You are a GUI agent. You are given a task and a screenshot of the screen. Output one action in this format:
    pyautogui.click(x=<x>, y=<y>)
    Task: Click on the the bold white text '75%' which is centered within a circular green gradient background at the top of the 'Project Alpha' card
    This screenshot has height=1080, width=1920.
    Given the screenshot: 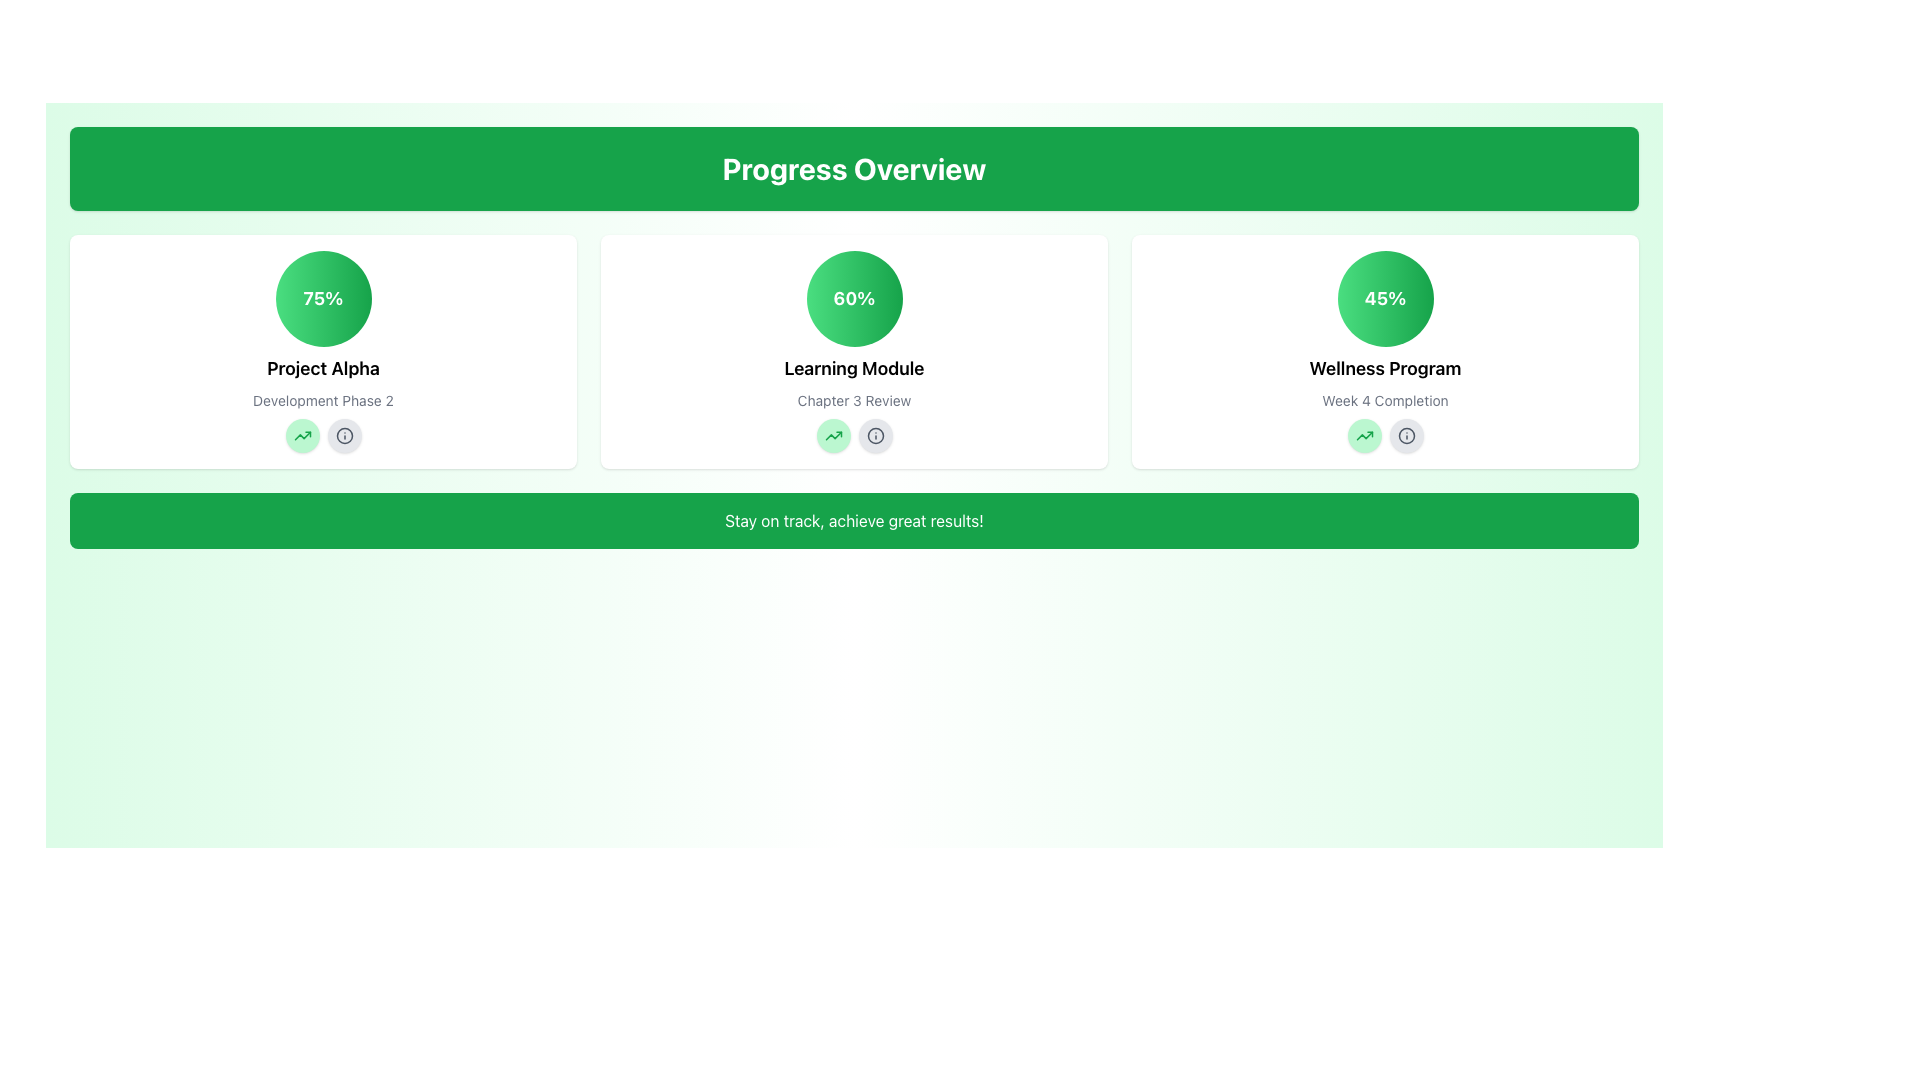 What is the action you would take?
    pyautogui.click(x=323, y=299)
    